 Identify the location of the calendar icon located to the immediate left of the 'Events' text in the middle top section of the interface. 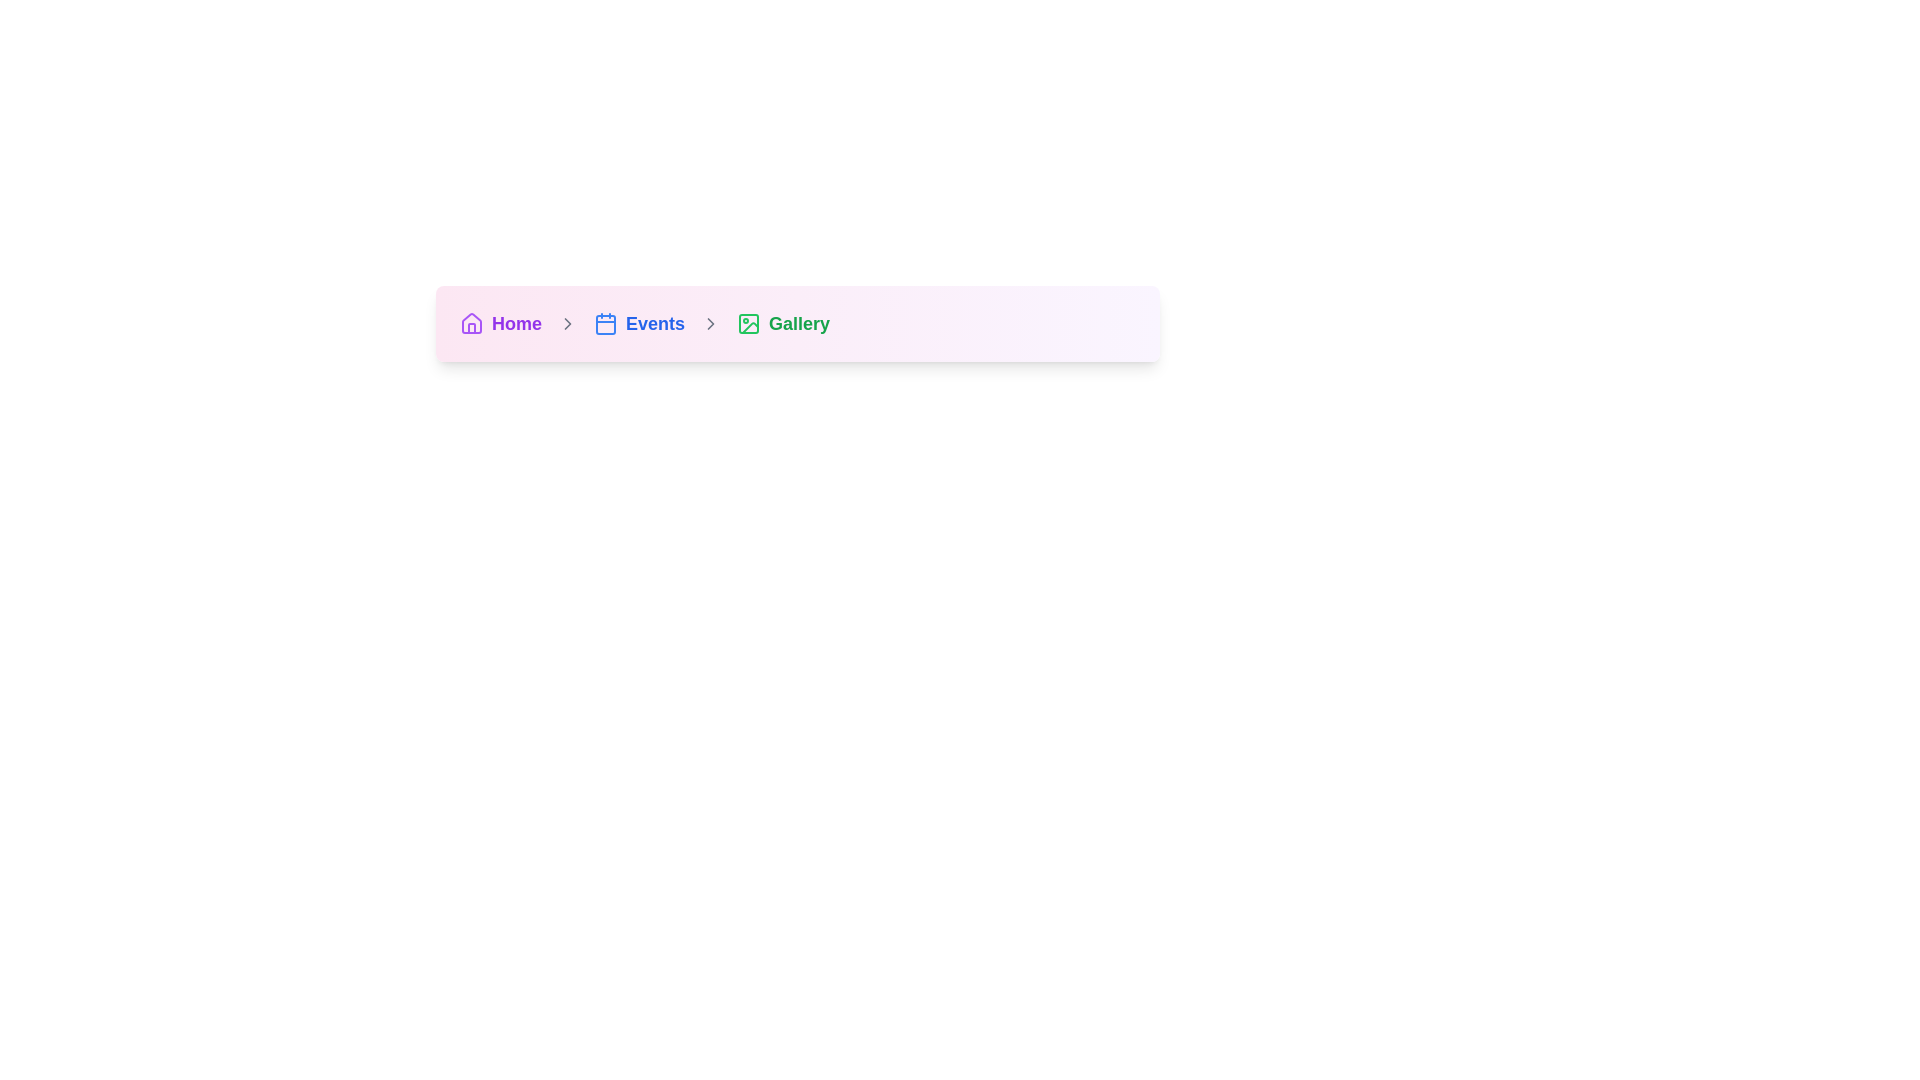
(604, 323).